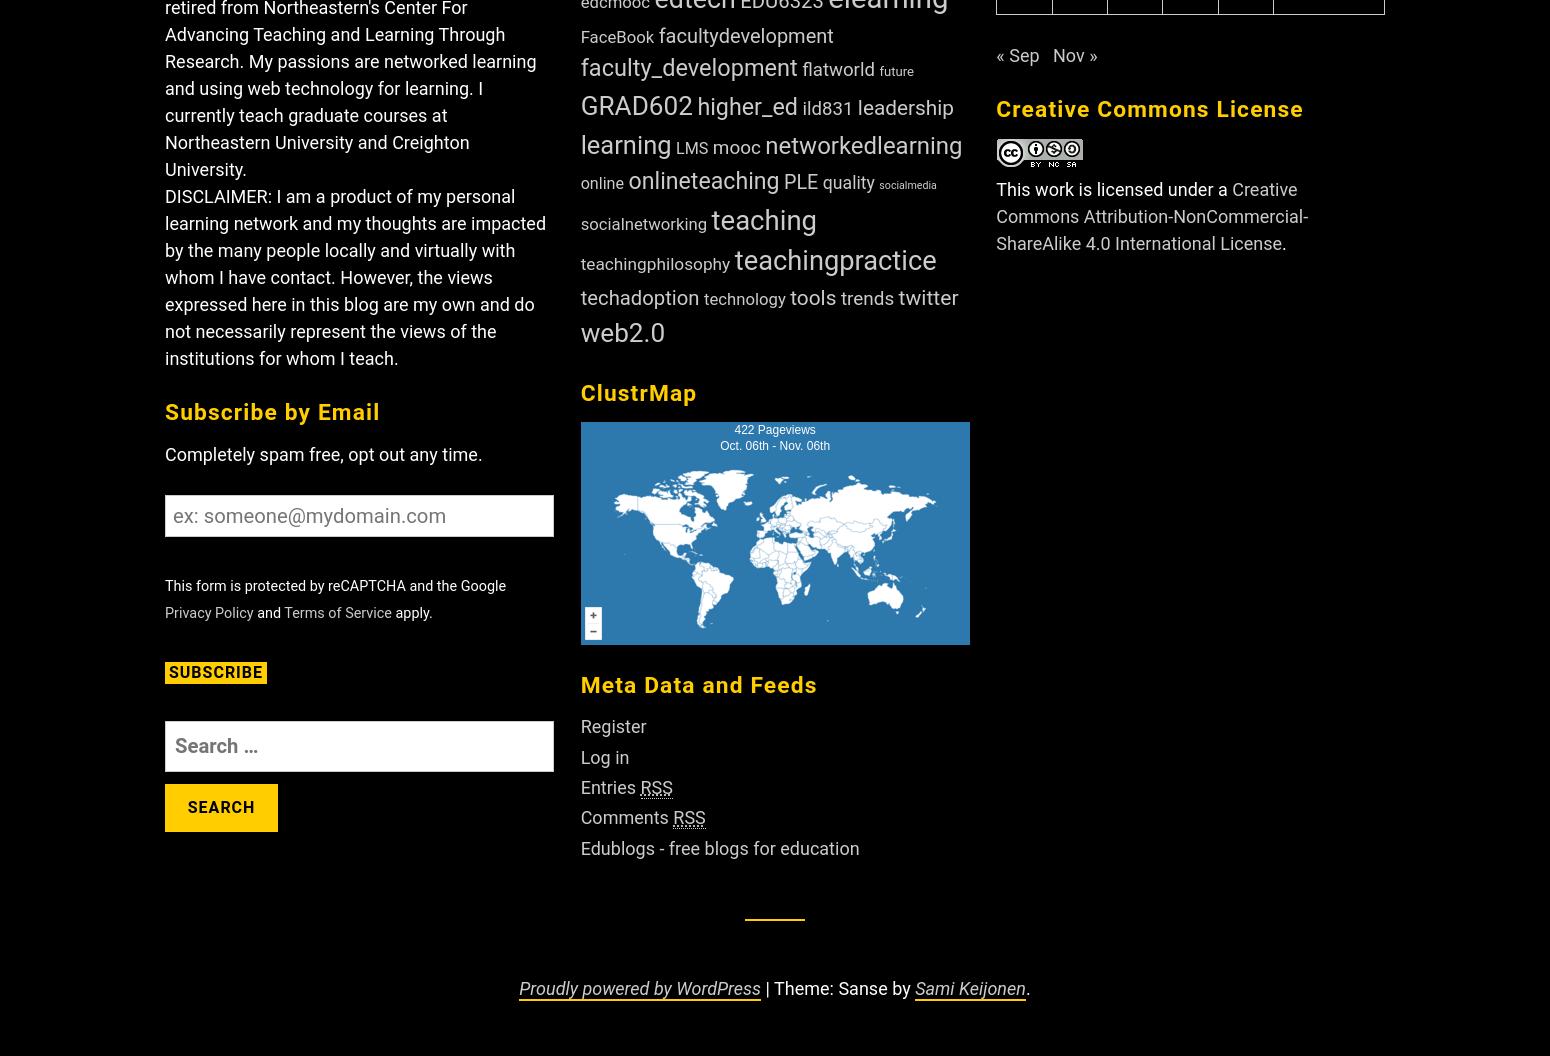 The height and width of the screenshot is (1056, 1550). What do you see at coordinates (764, 144) in the screenshot?
I see `'networkedlearning'` at bounding box center [764, 144].